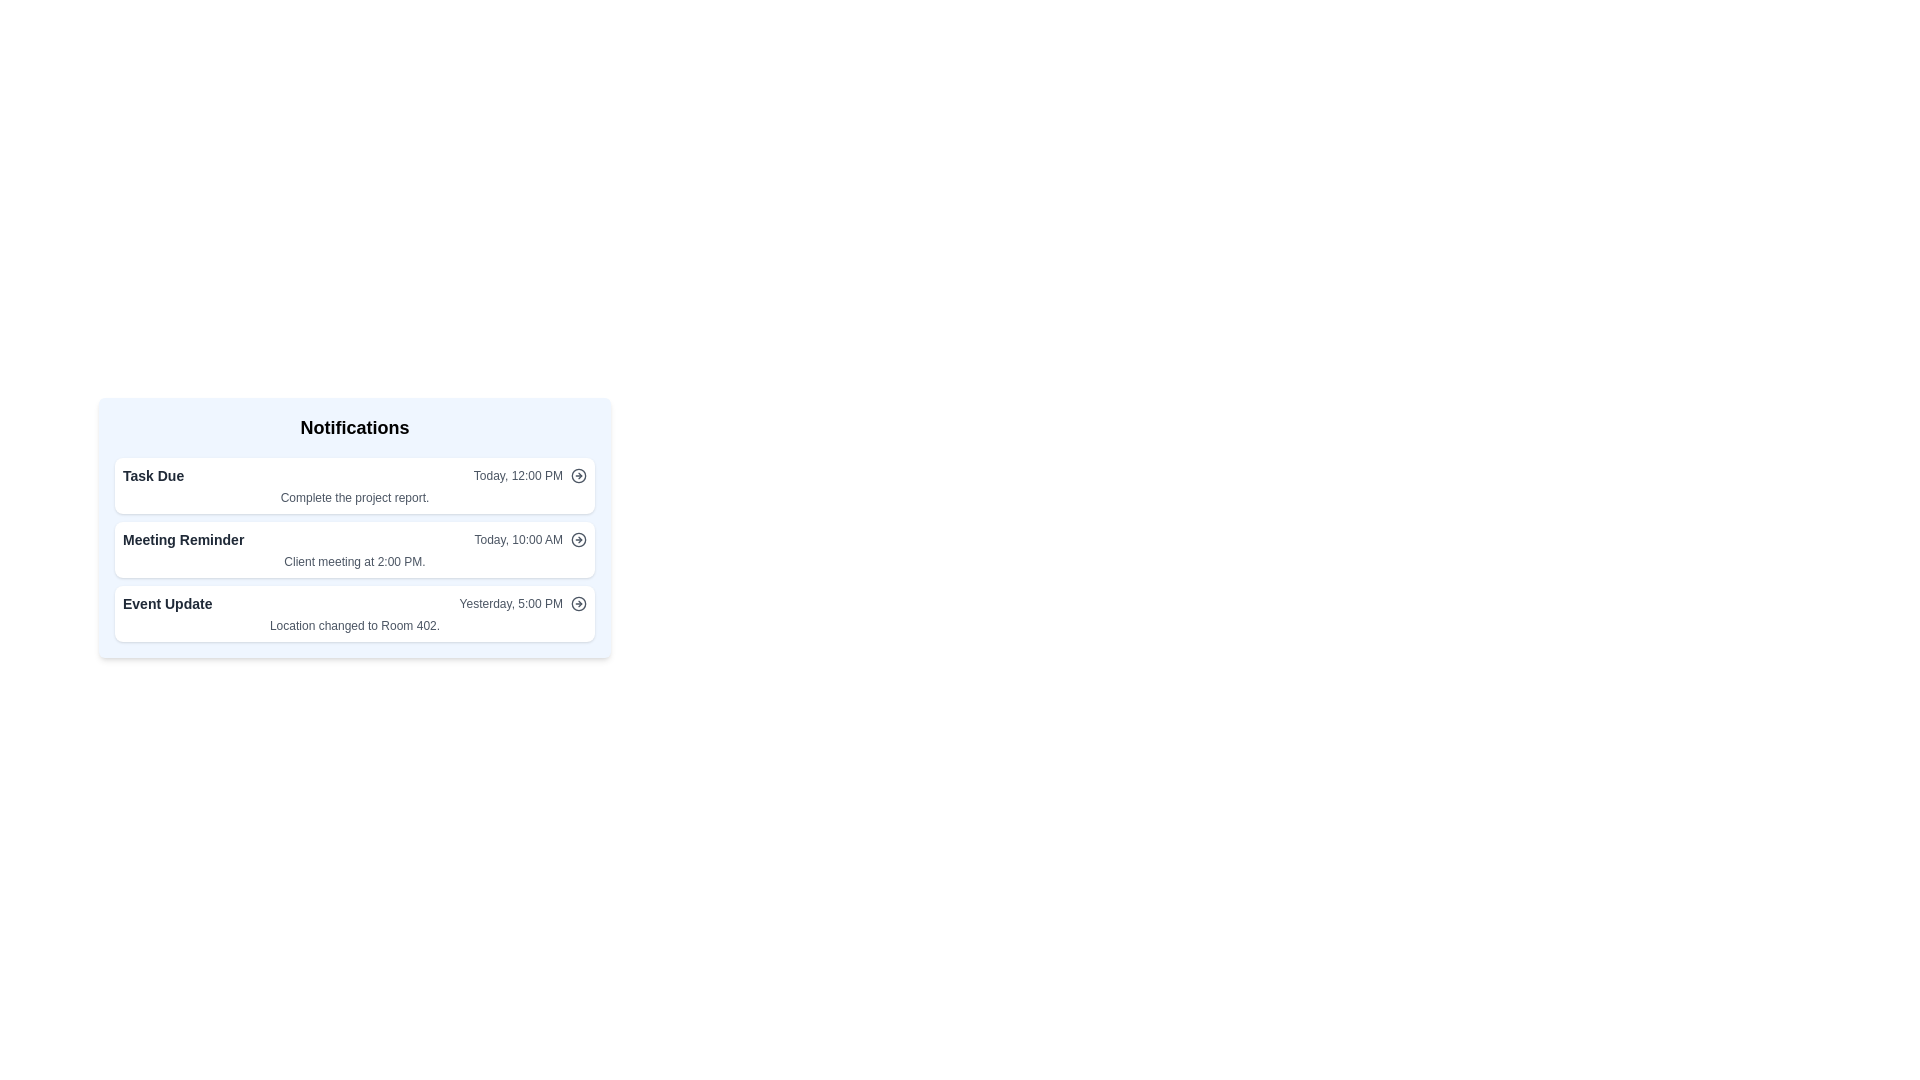 The height and width of the screenshot is (1080, 1920). What do you see at coordinates (355, 496) in the screenshot?
I see `static text element providing additional details about a task associated with the 'Task Due' notification, located centrally under the main title and timestamp` at bounding box center [355, 496].